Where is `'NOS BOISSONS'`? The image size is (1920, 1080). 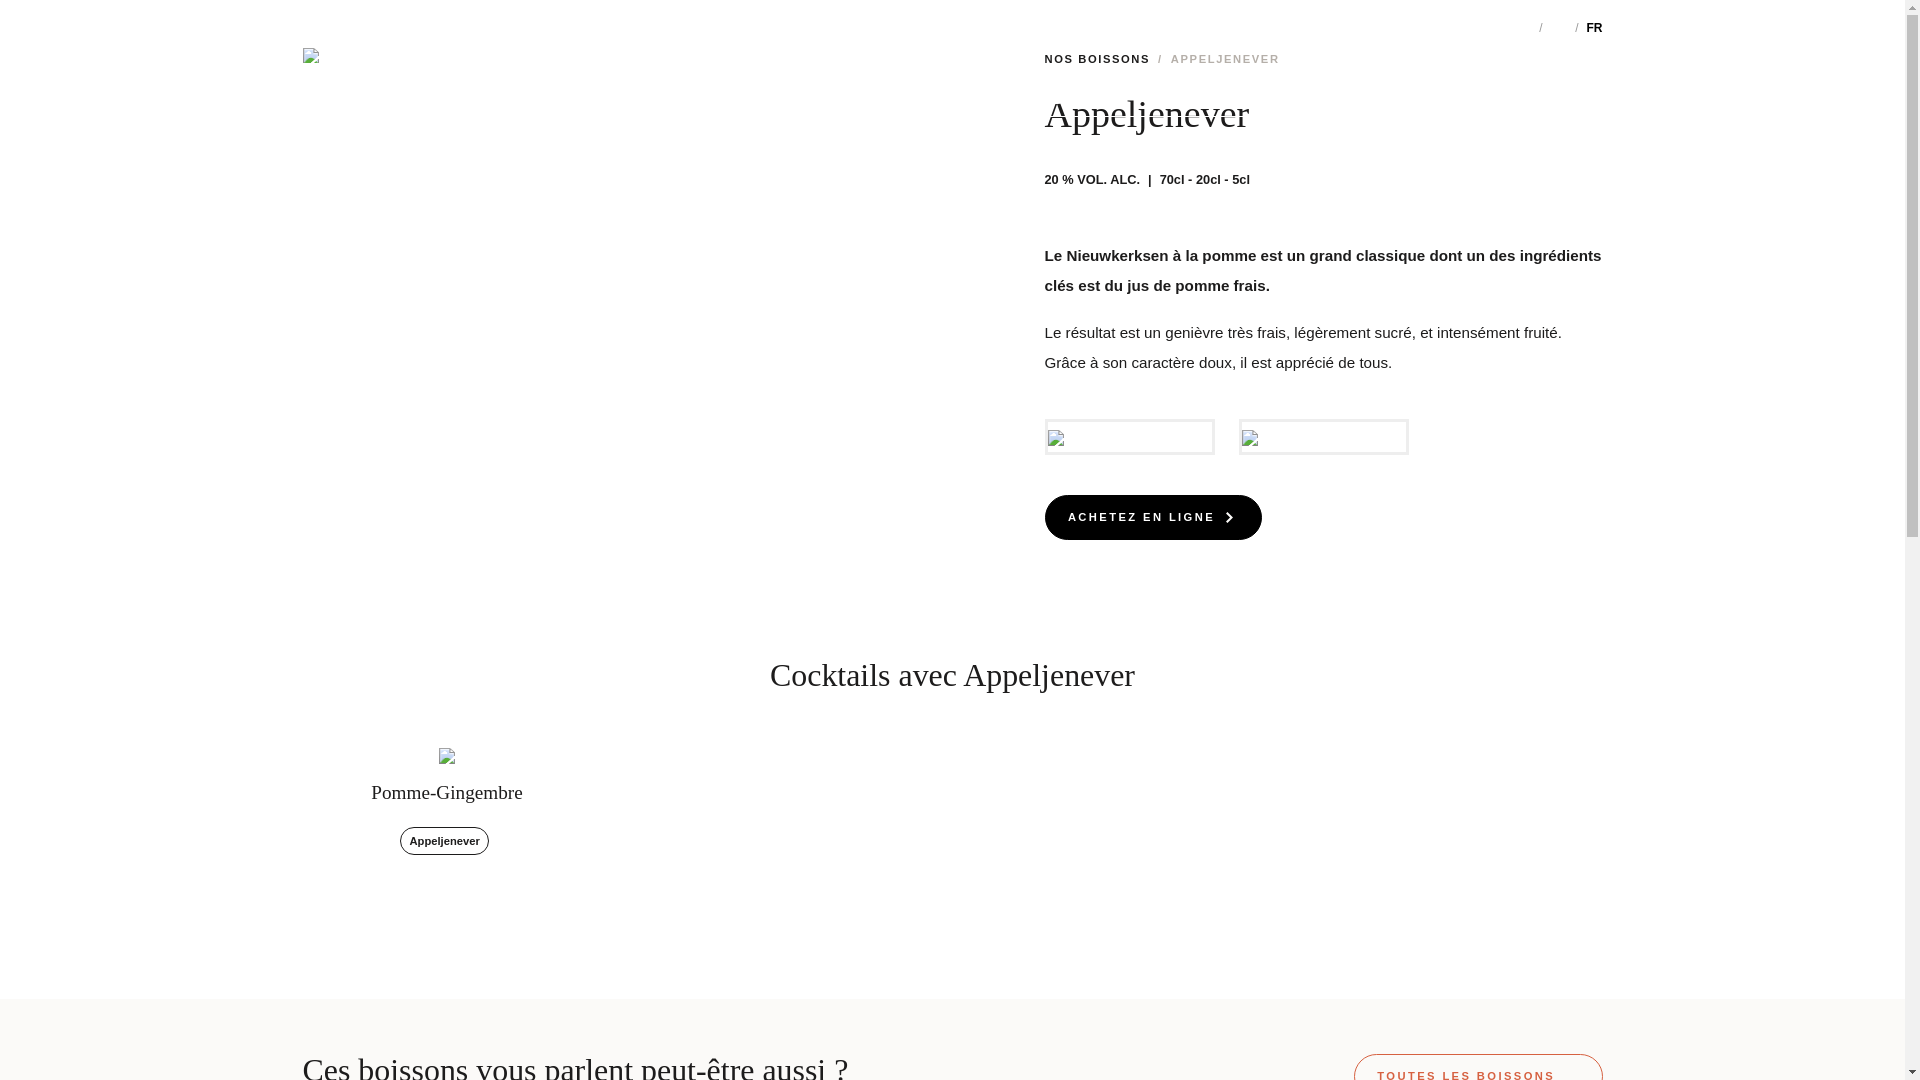 'NOS BOISSONS' is located at coordinates (1096, 57).